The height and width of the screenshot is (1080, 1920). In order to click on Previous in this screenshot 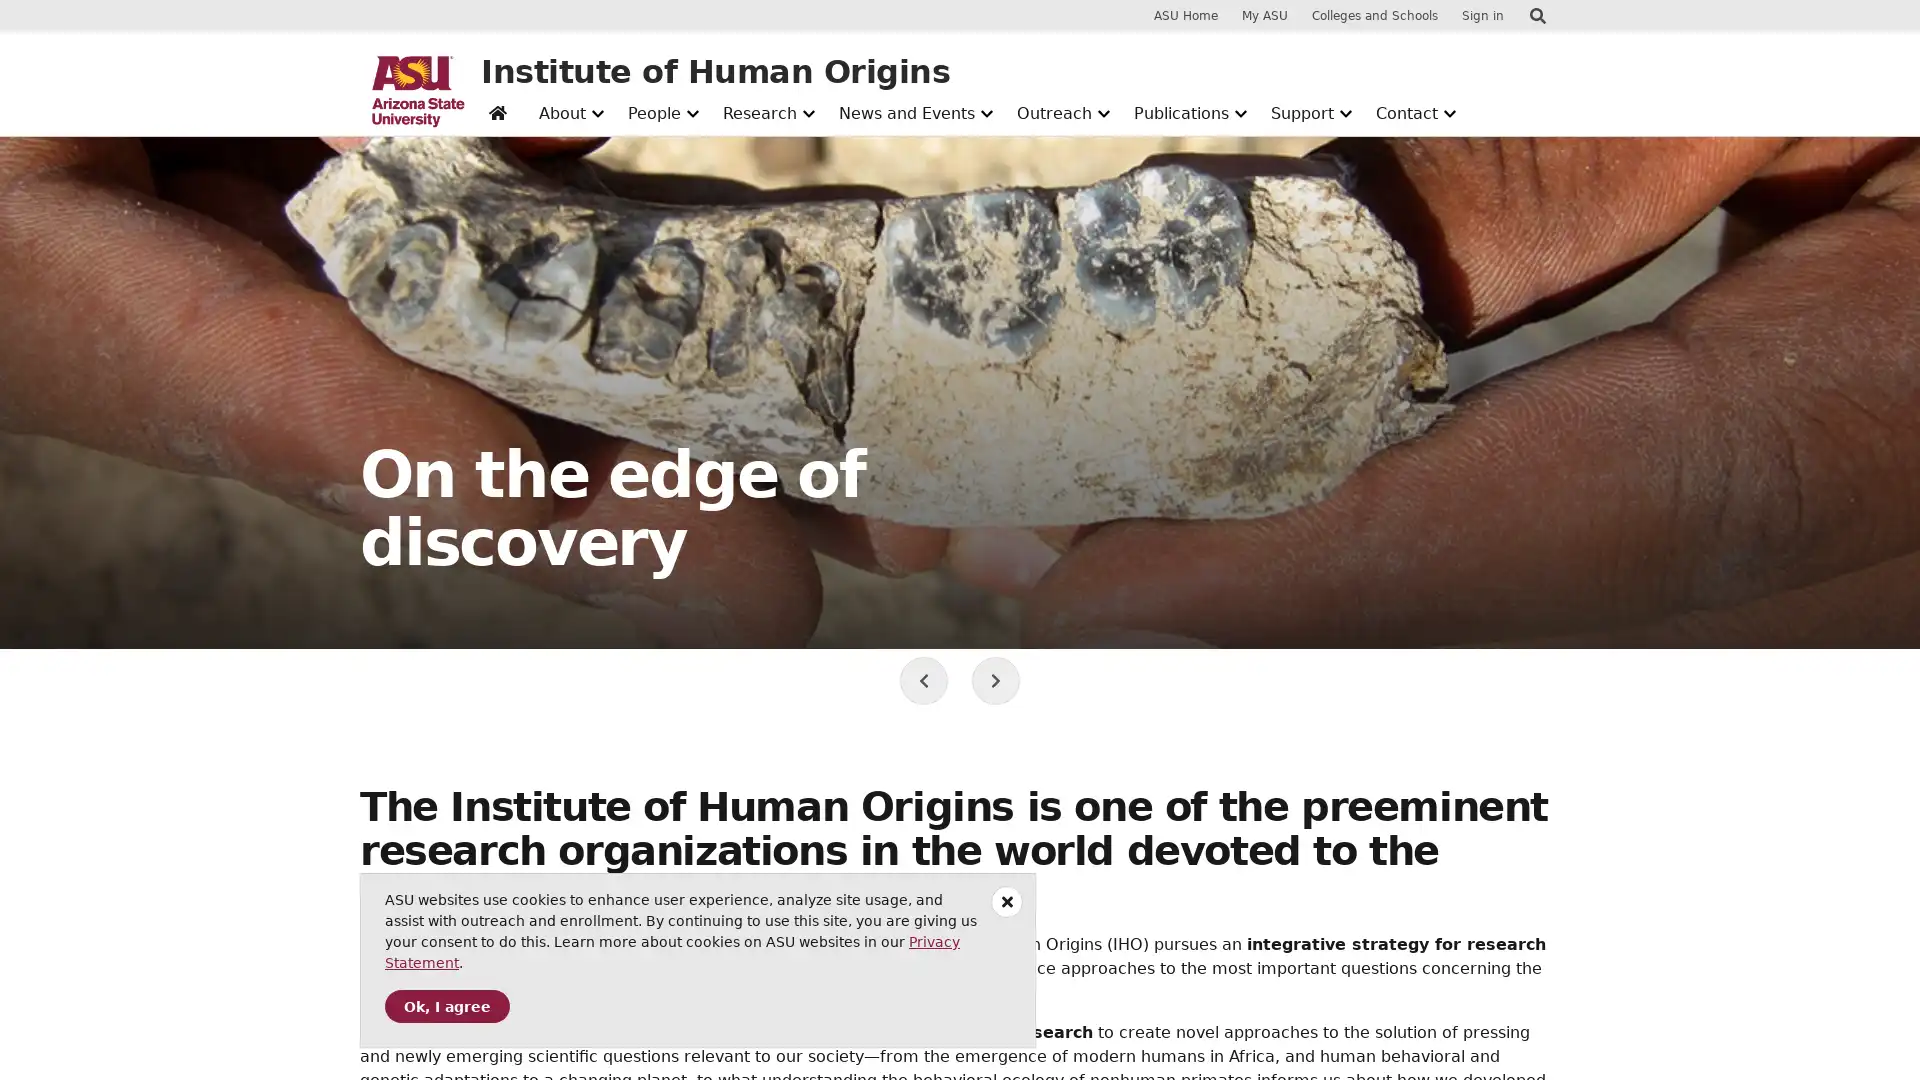, I will do `click(923, 680)`.